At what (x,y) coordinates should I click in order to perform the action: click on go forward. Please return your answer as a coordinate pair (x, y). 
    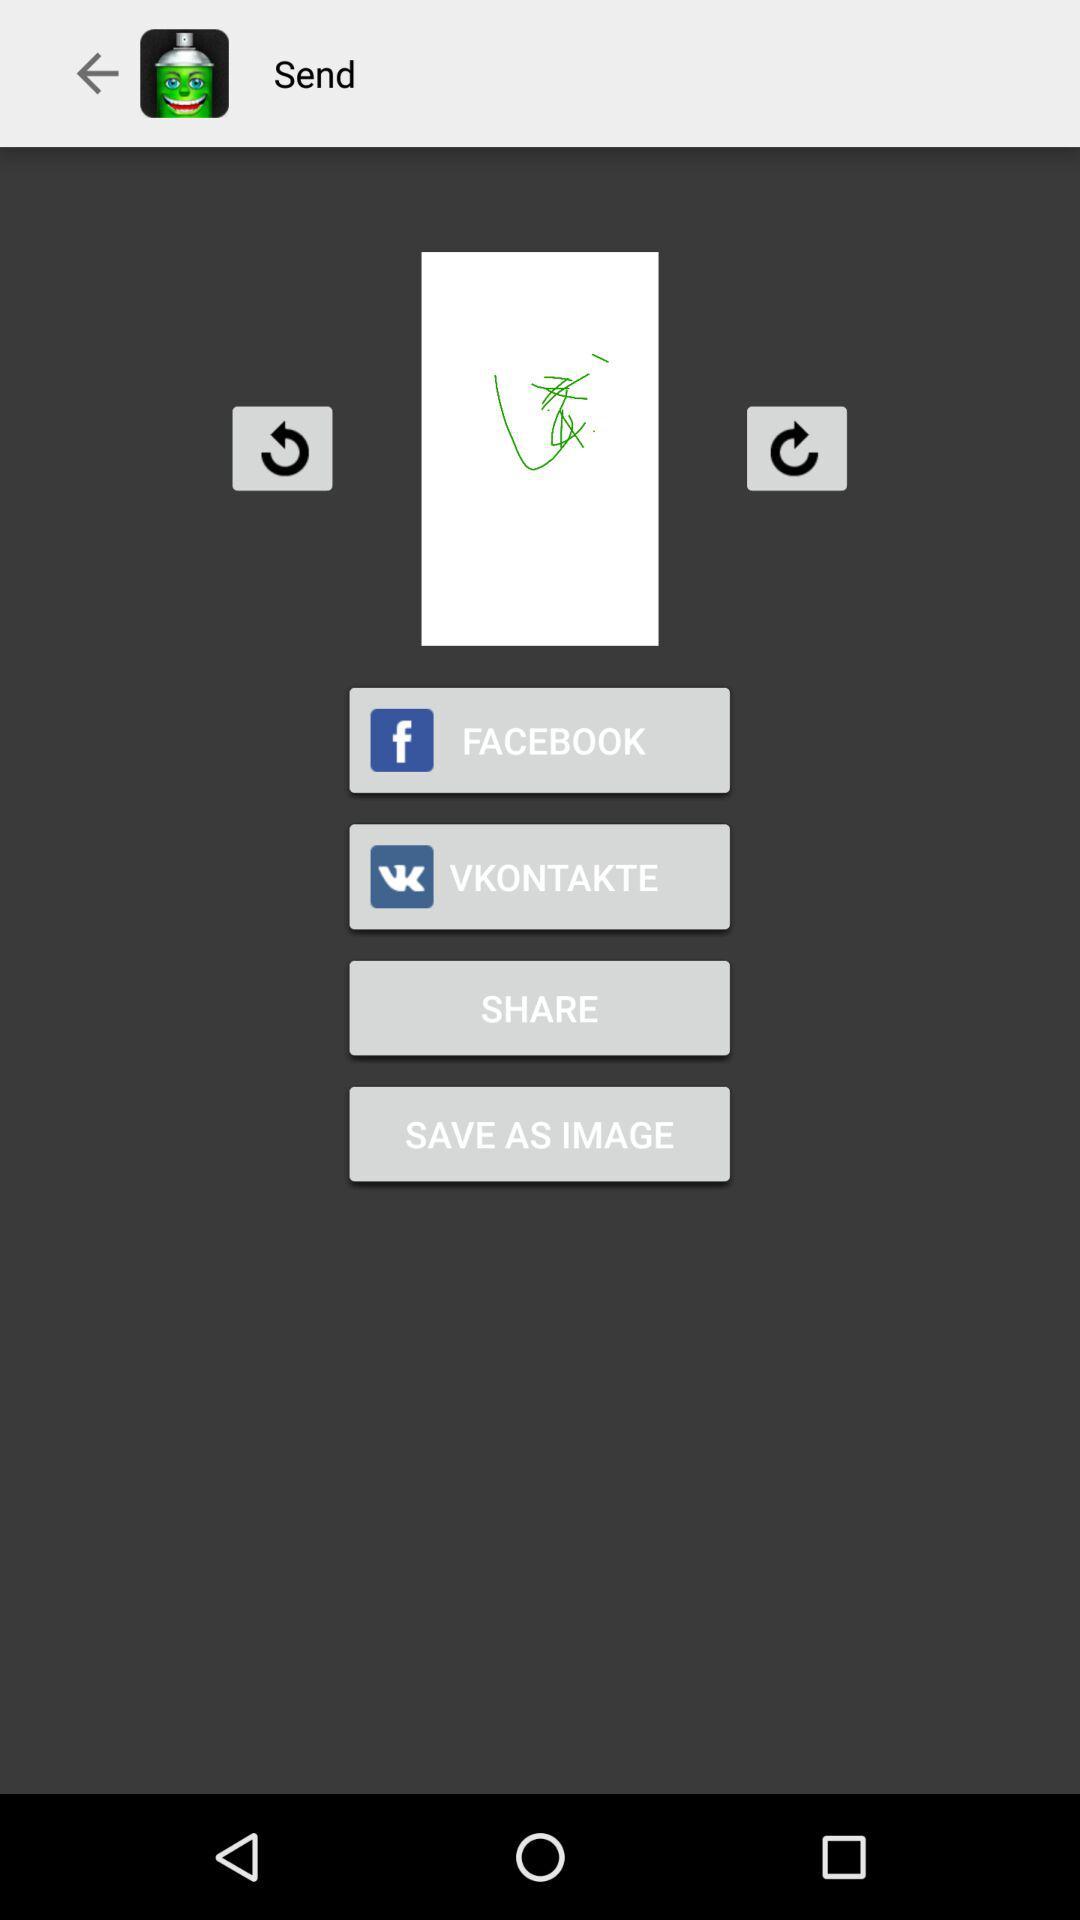
    Looking at the image, I should click on (795, 447).